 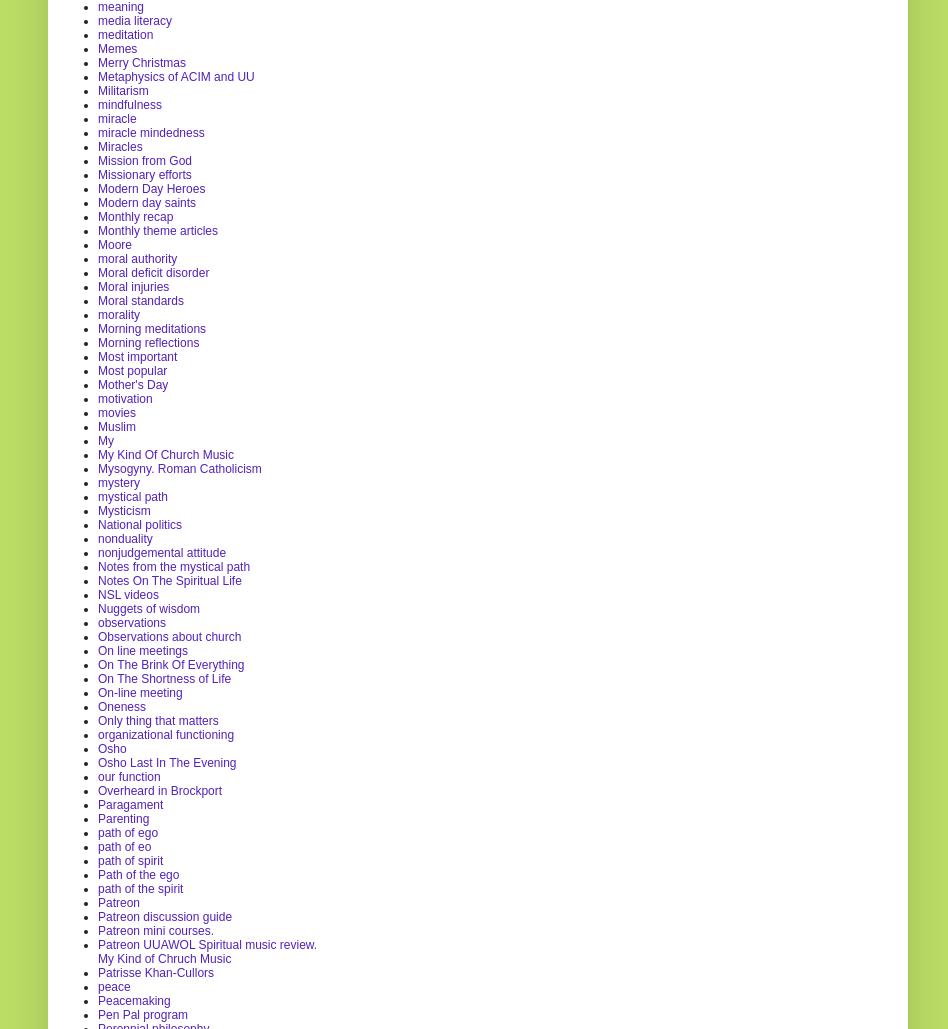 I want to click on 'Overheard in Brockport', so click(x=159, y=789).